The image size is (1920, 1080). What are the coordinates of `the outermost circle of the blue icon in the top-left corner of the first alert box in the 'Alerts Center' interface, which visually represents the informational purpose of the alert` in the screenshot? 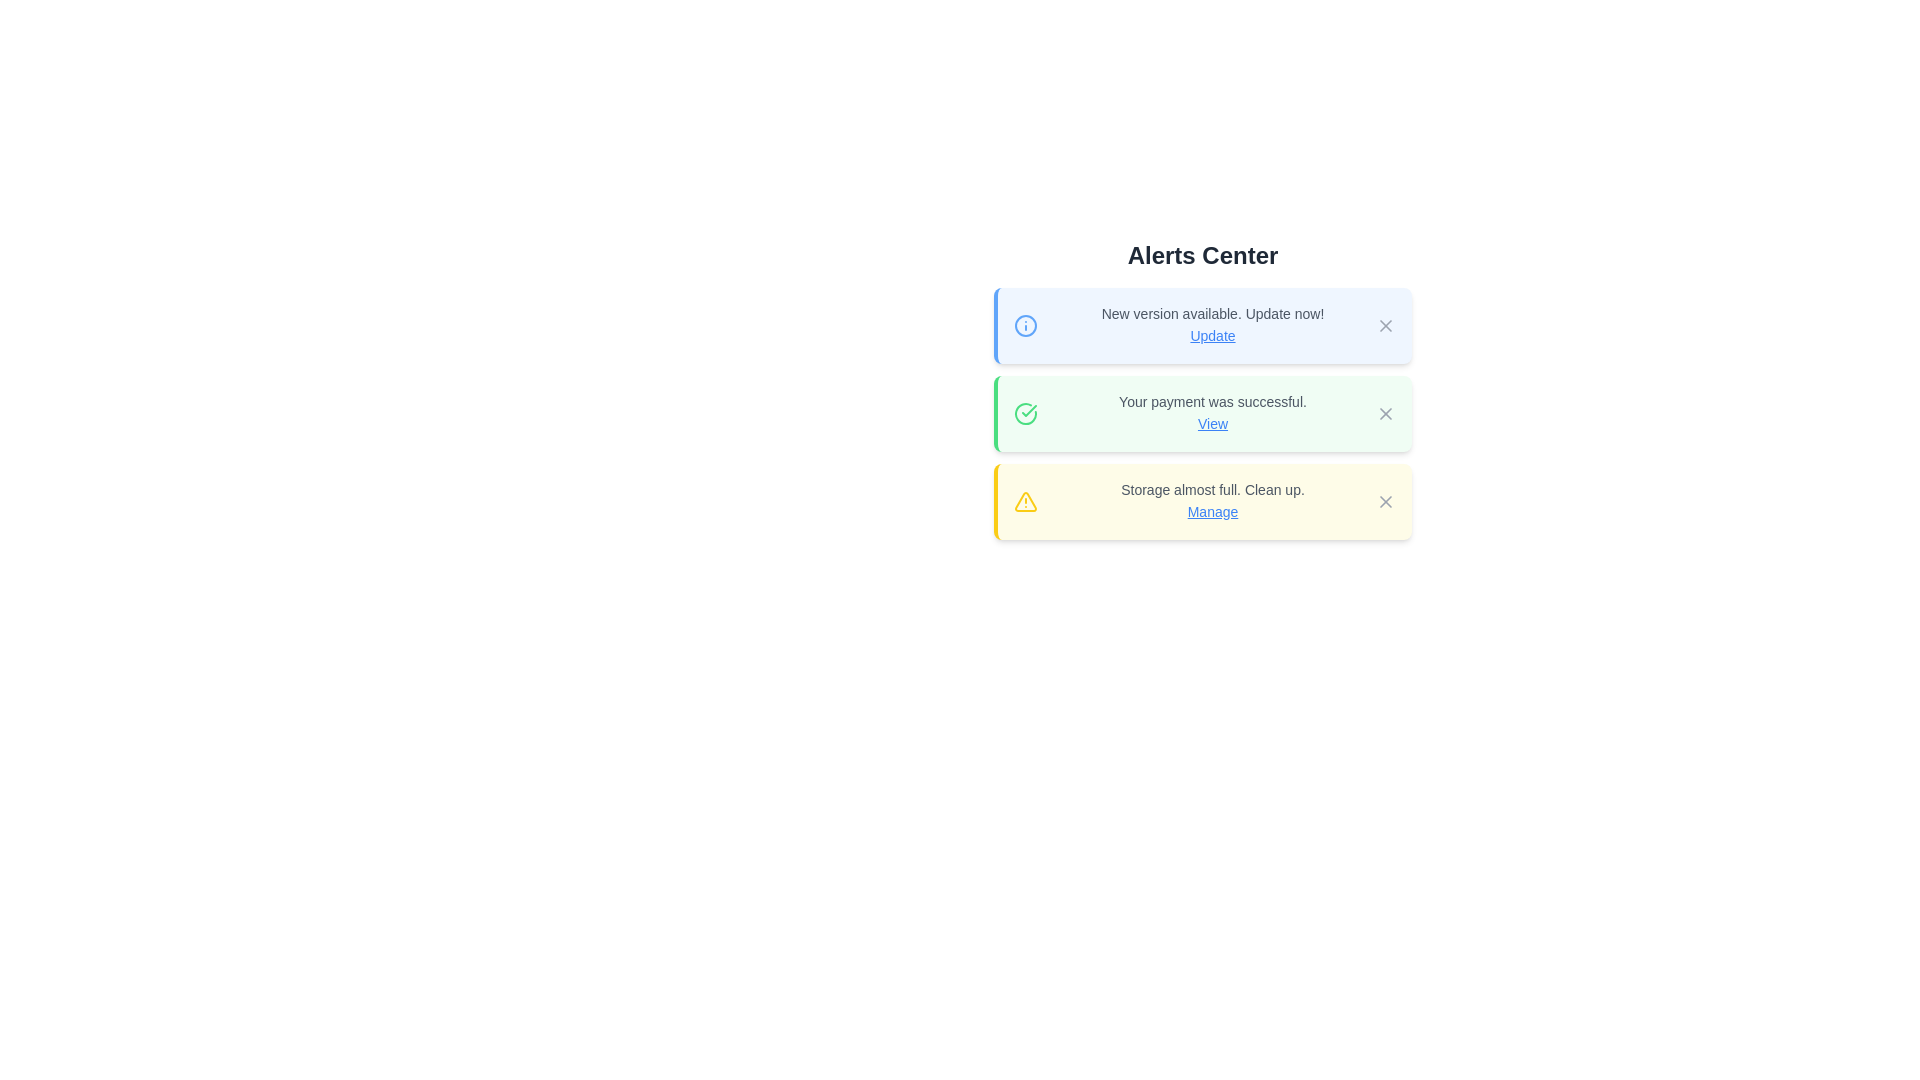 It's located at (1026, 325).